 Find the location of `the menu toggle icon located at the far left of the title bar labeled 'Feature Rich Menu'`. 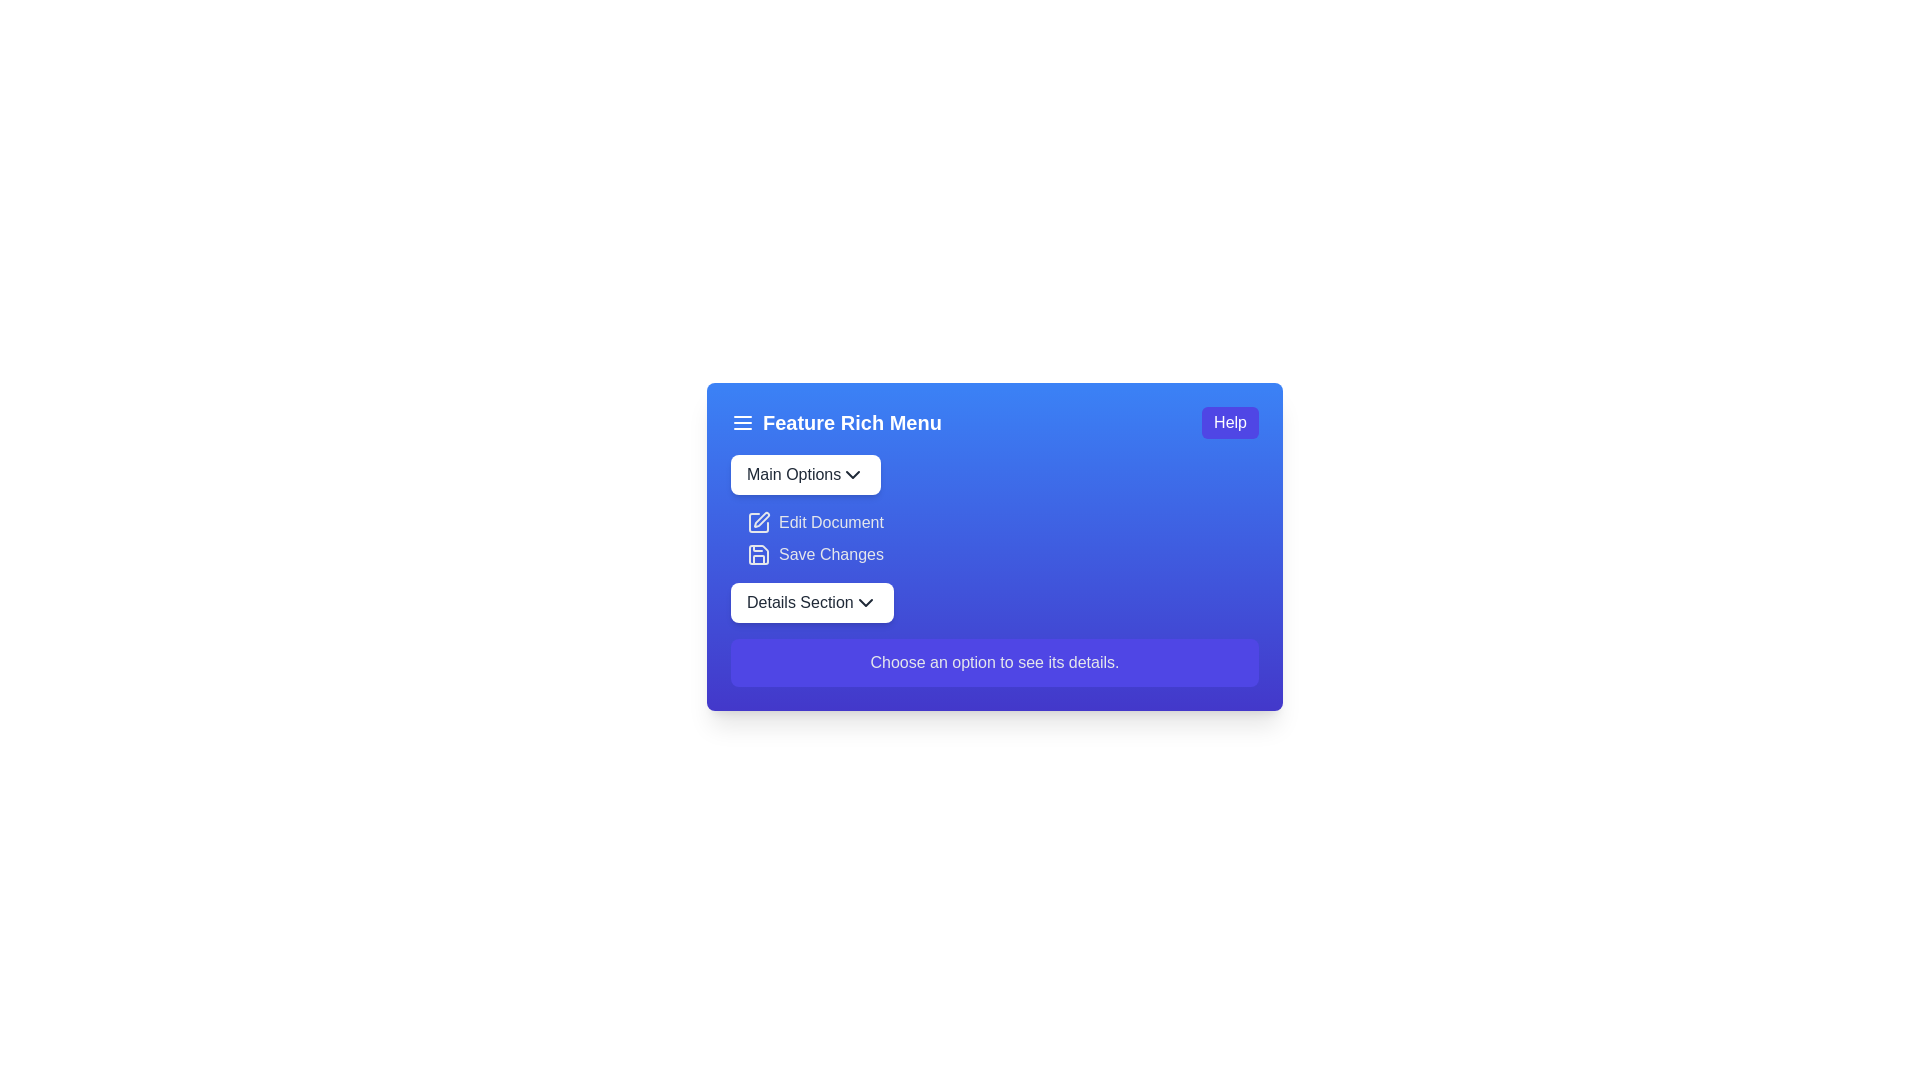

the menu toggle icon located at the far left of the title bar labeled 'Feature Rich Menu' is located at coordinates (742, 422).